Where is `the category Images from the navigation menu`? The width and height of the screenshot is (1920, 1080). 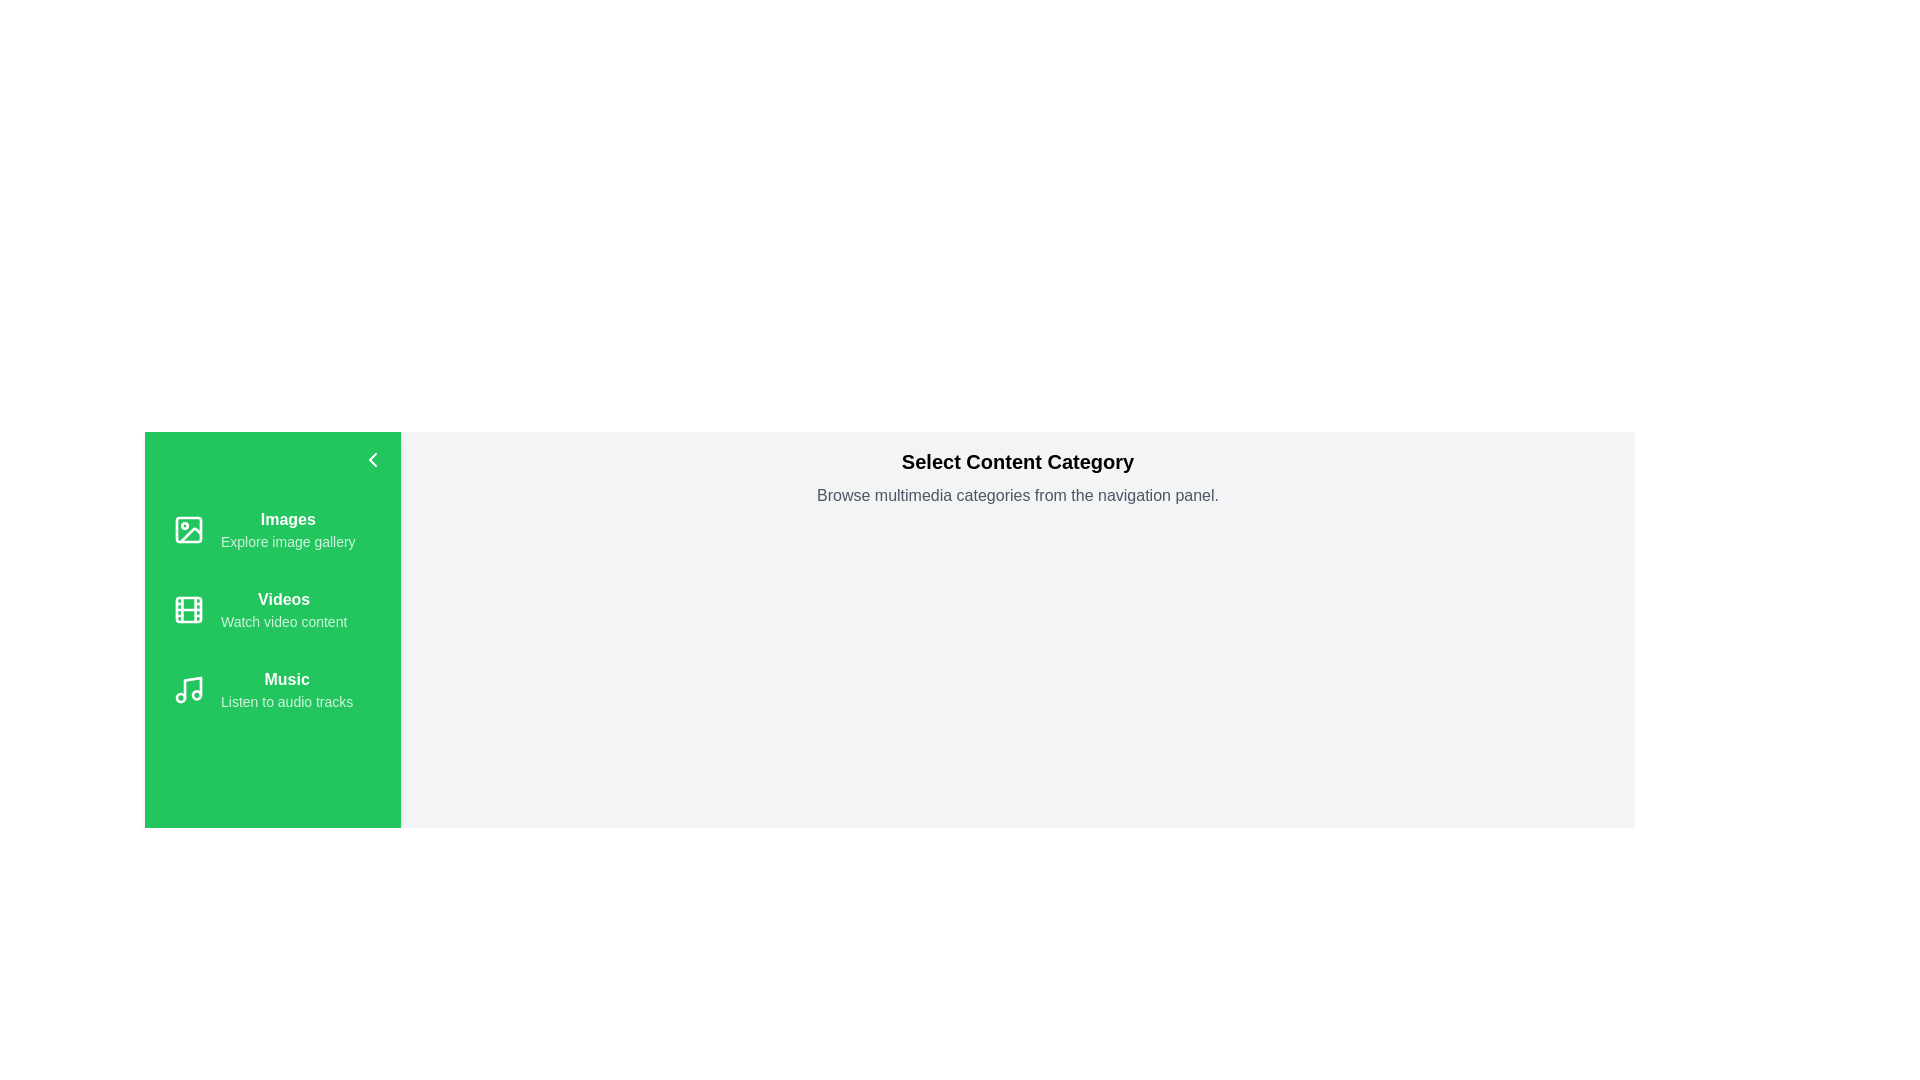 the category Images from the navigation menu is located at coordinates (272, 528).